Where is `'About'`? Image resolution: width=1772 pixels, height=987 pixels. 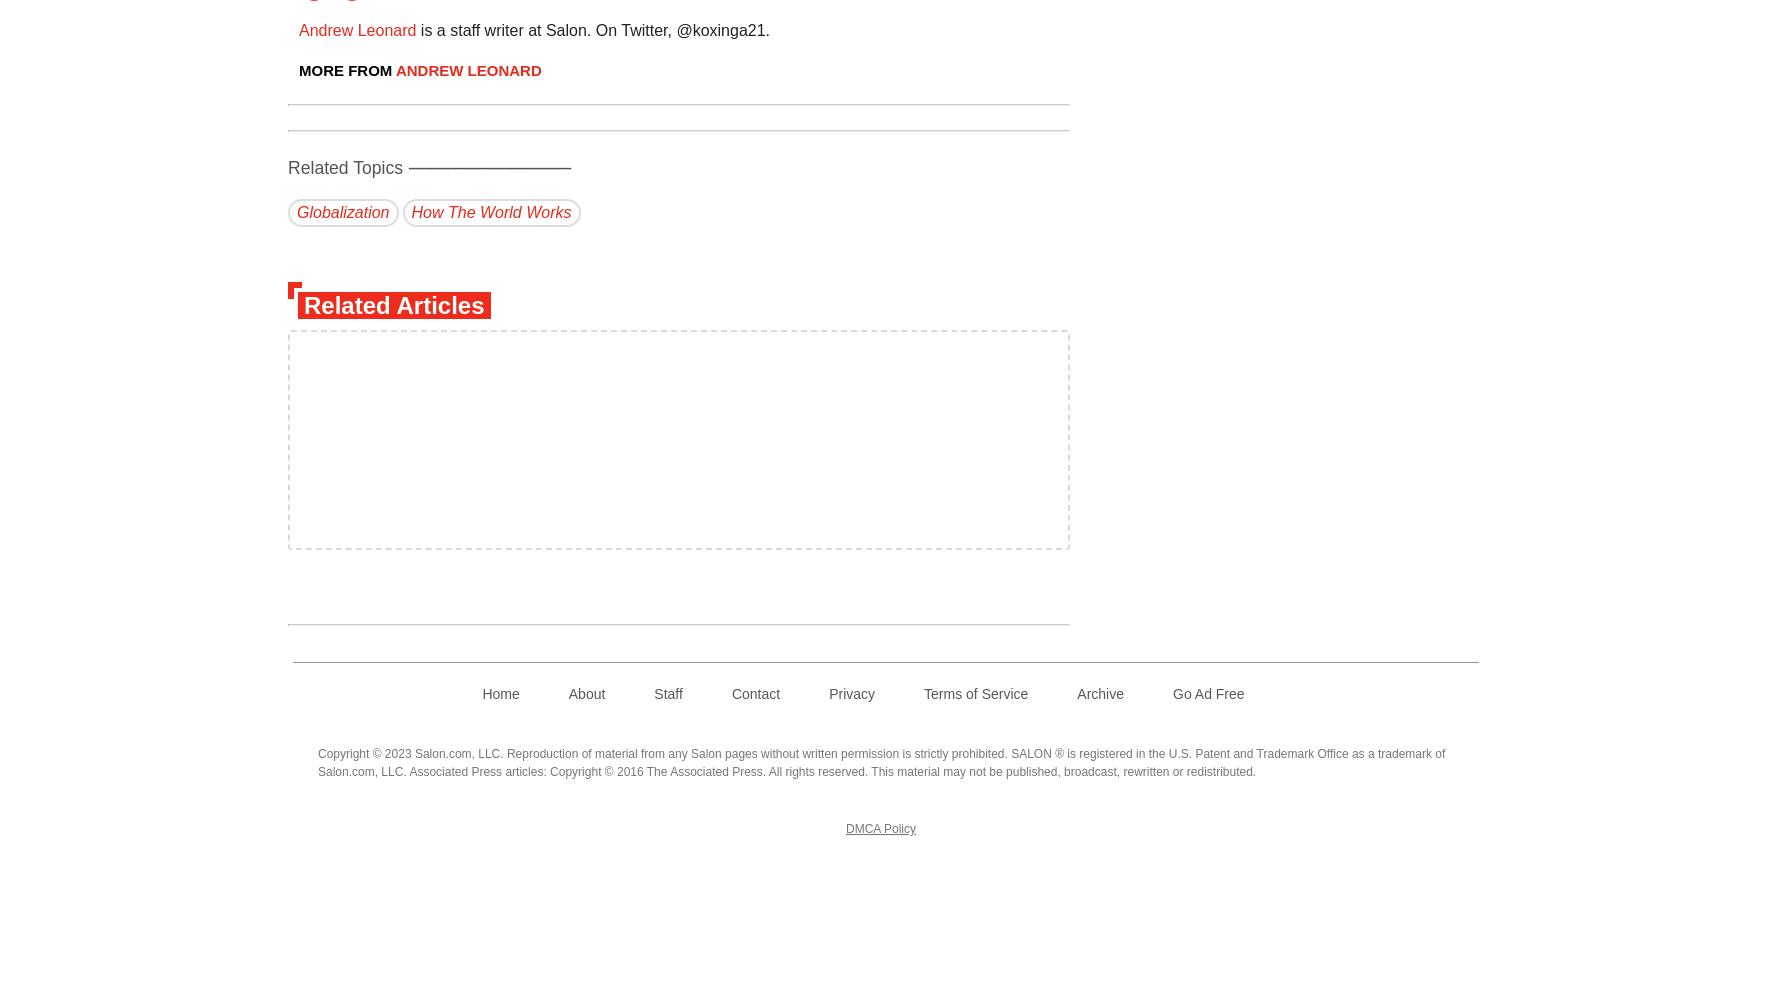
'About' is located at coordinates (586, 692).